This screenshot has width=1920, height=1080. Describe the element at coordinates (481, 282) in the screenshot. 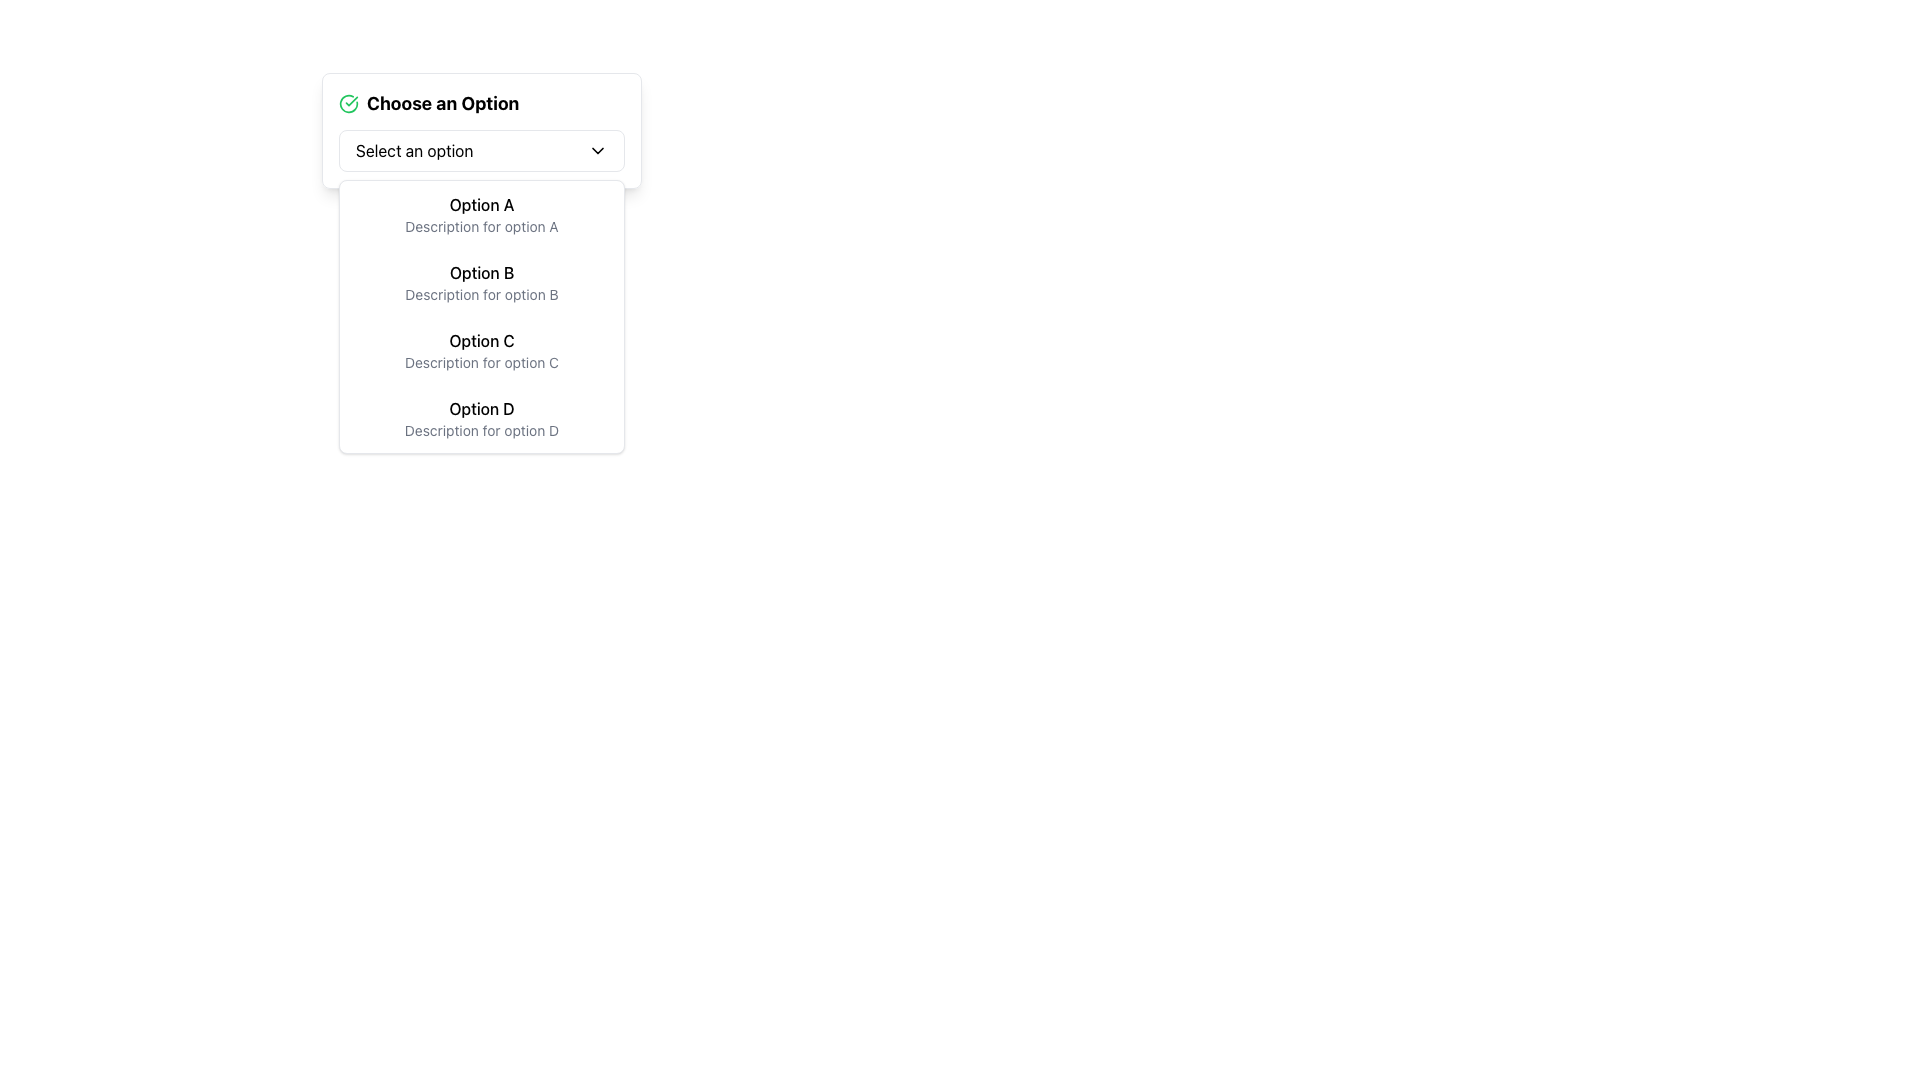

I see `the list item displaying 'Option B' with a description below it in a smaller font` at that location.